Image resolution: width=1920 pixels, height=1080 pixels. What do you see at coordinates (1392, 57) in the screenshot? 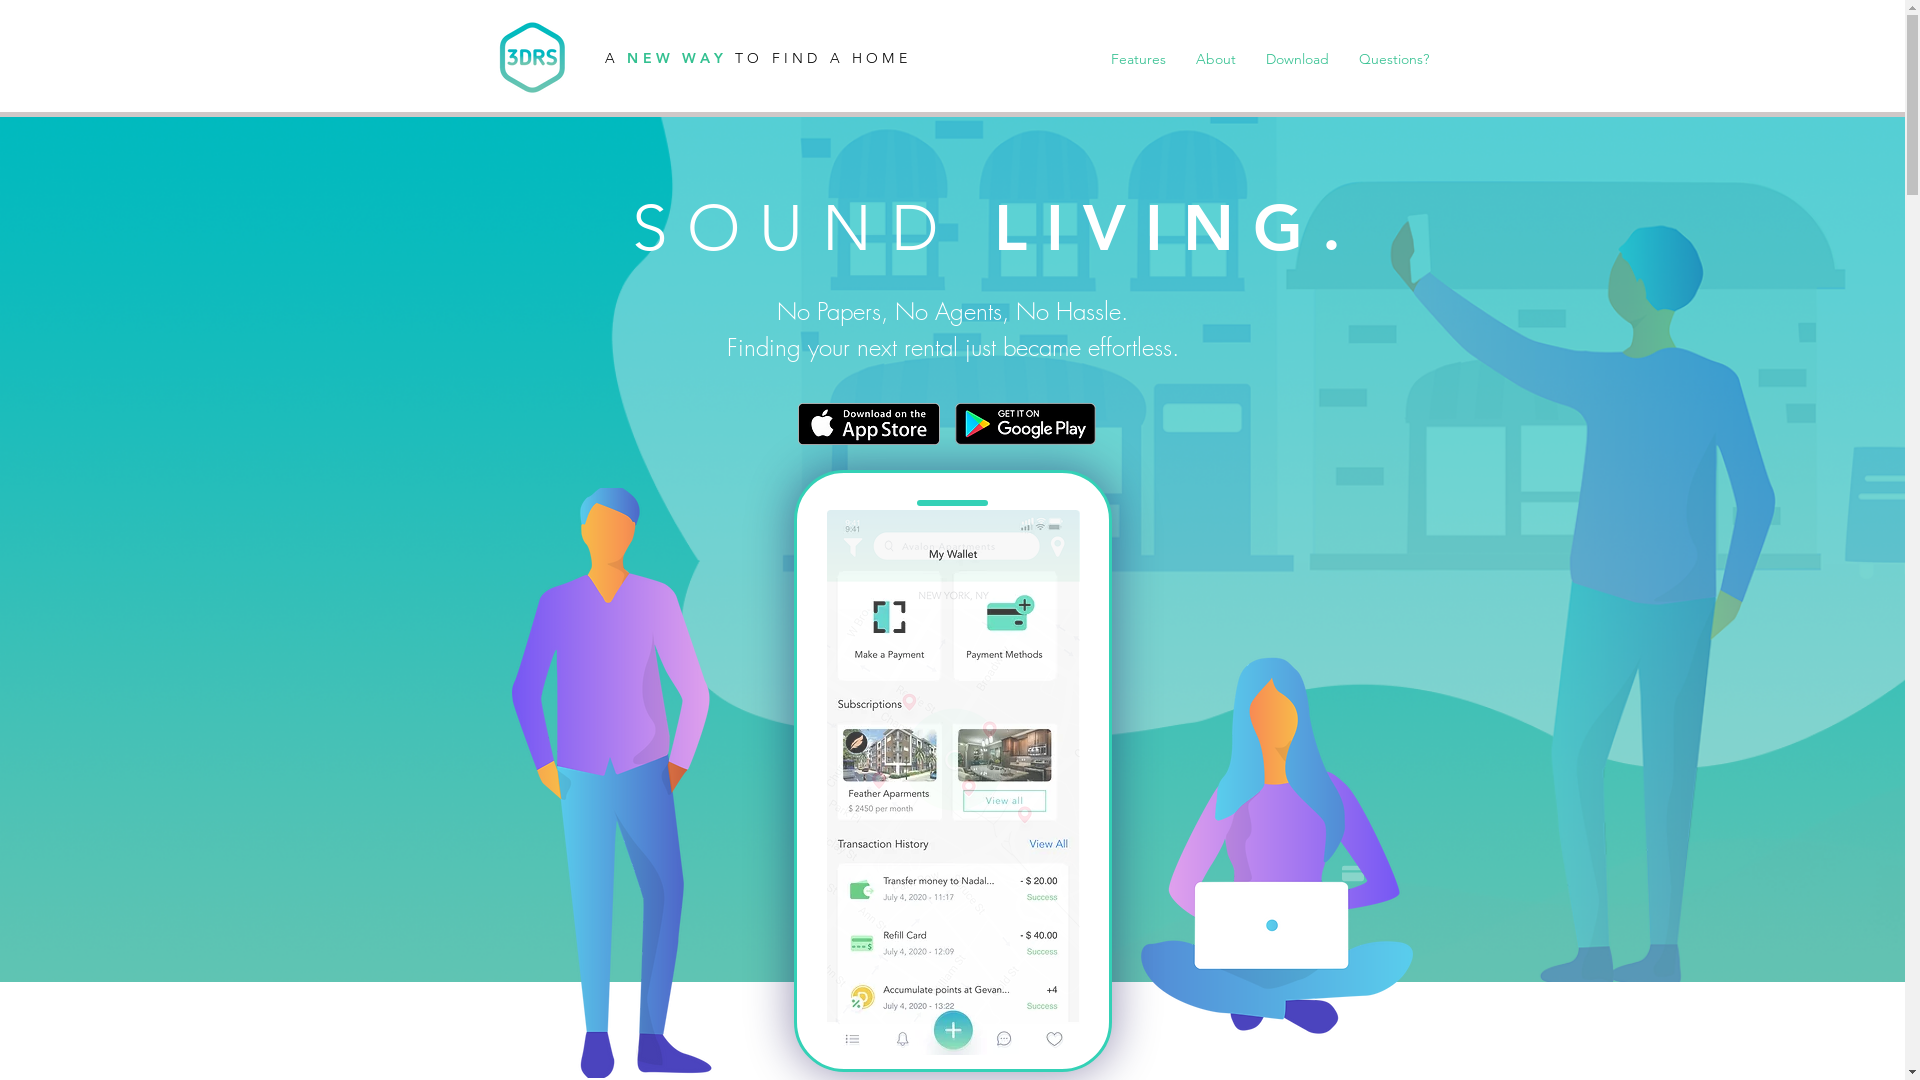
I see `'Questions?'` at bounding box center [1392, 57].